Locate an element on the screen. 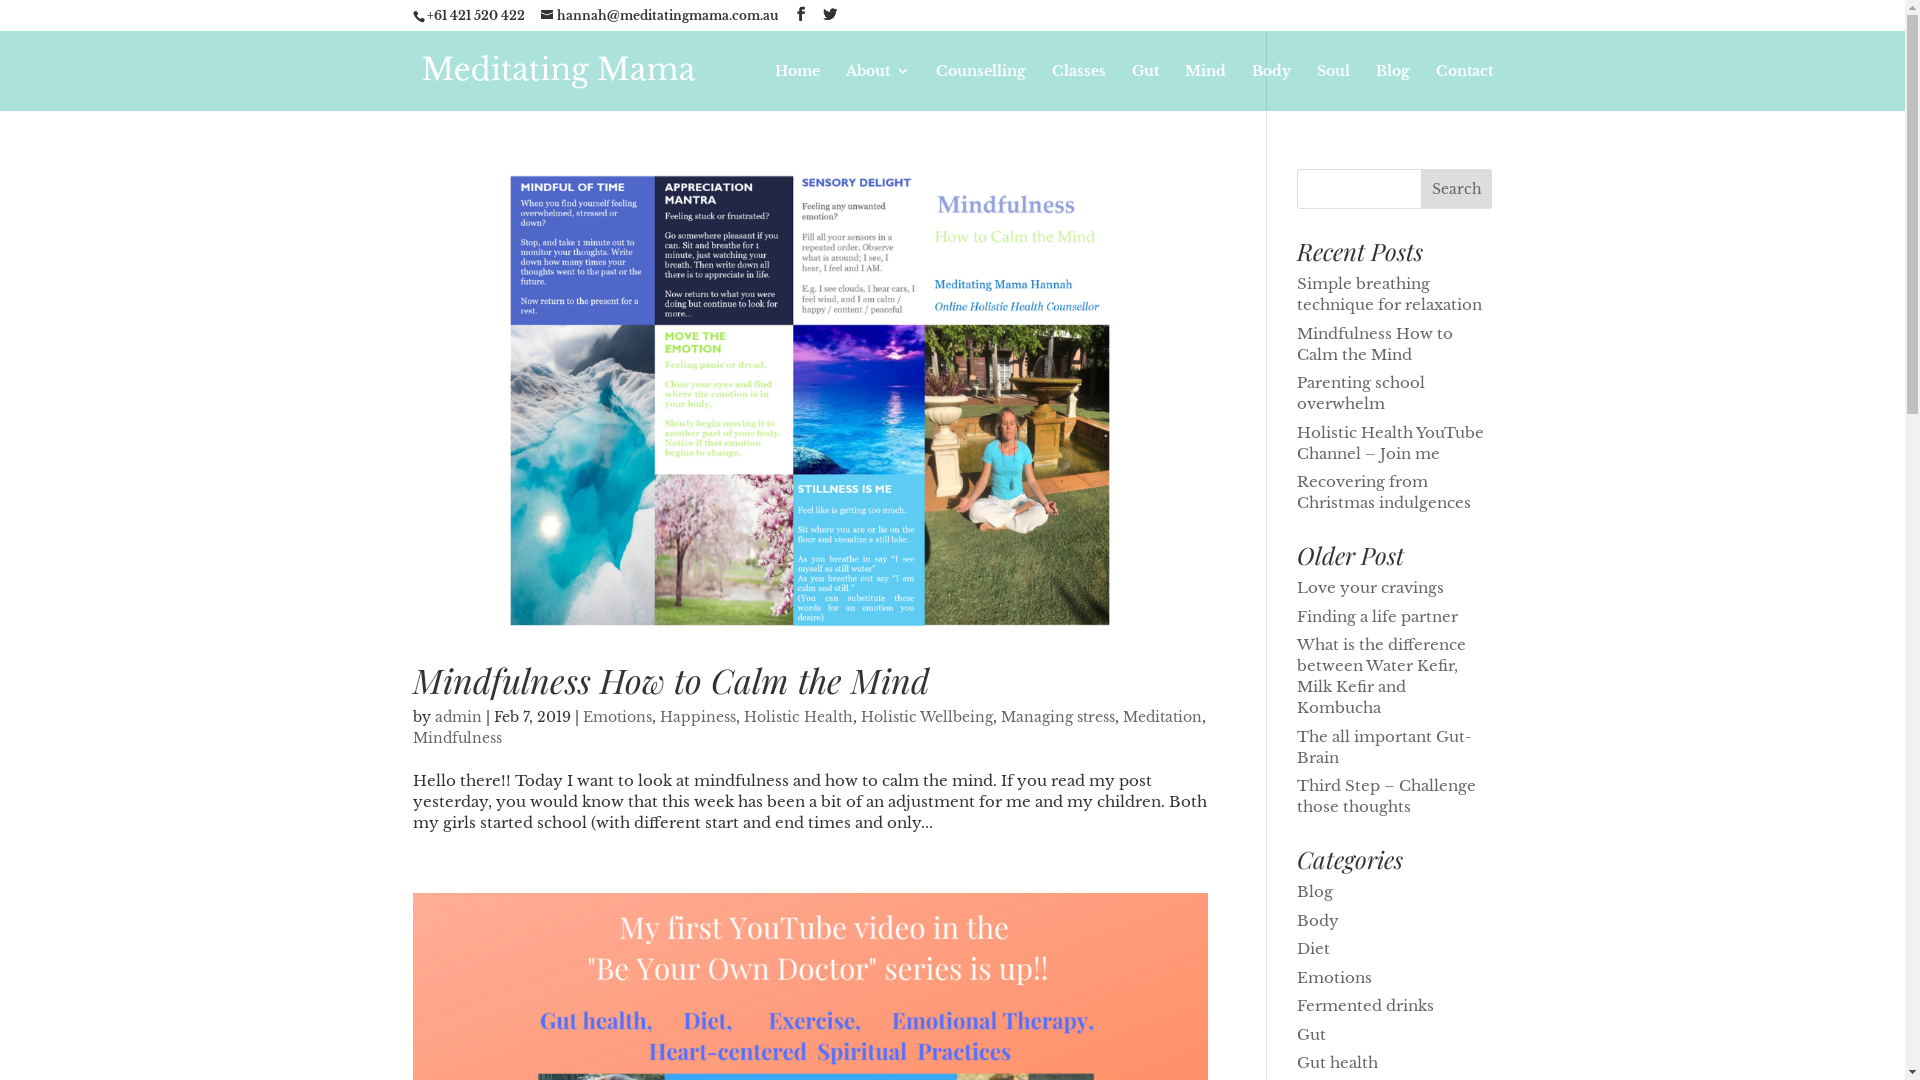  'admin' is located at coordinates (456, 716).